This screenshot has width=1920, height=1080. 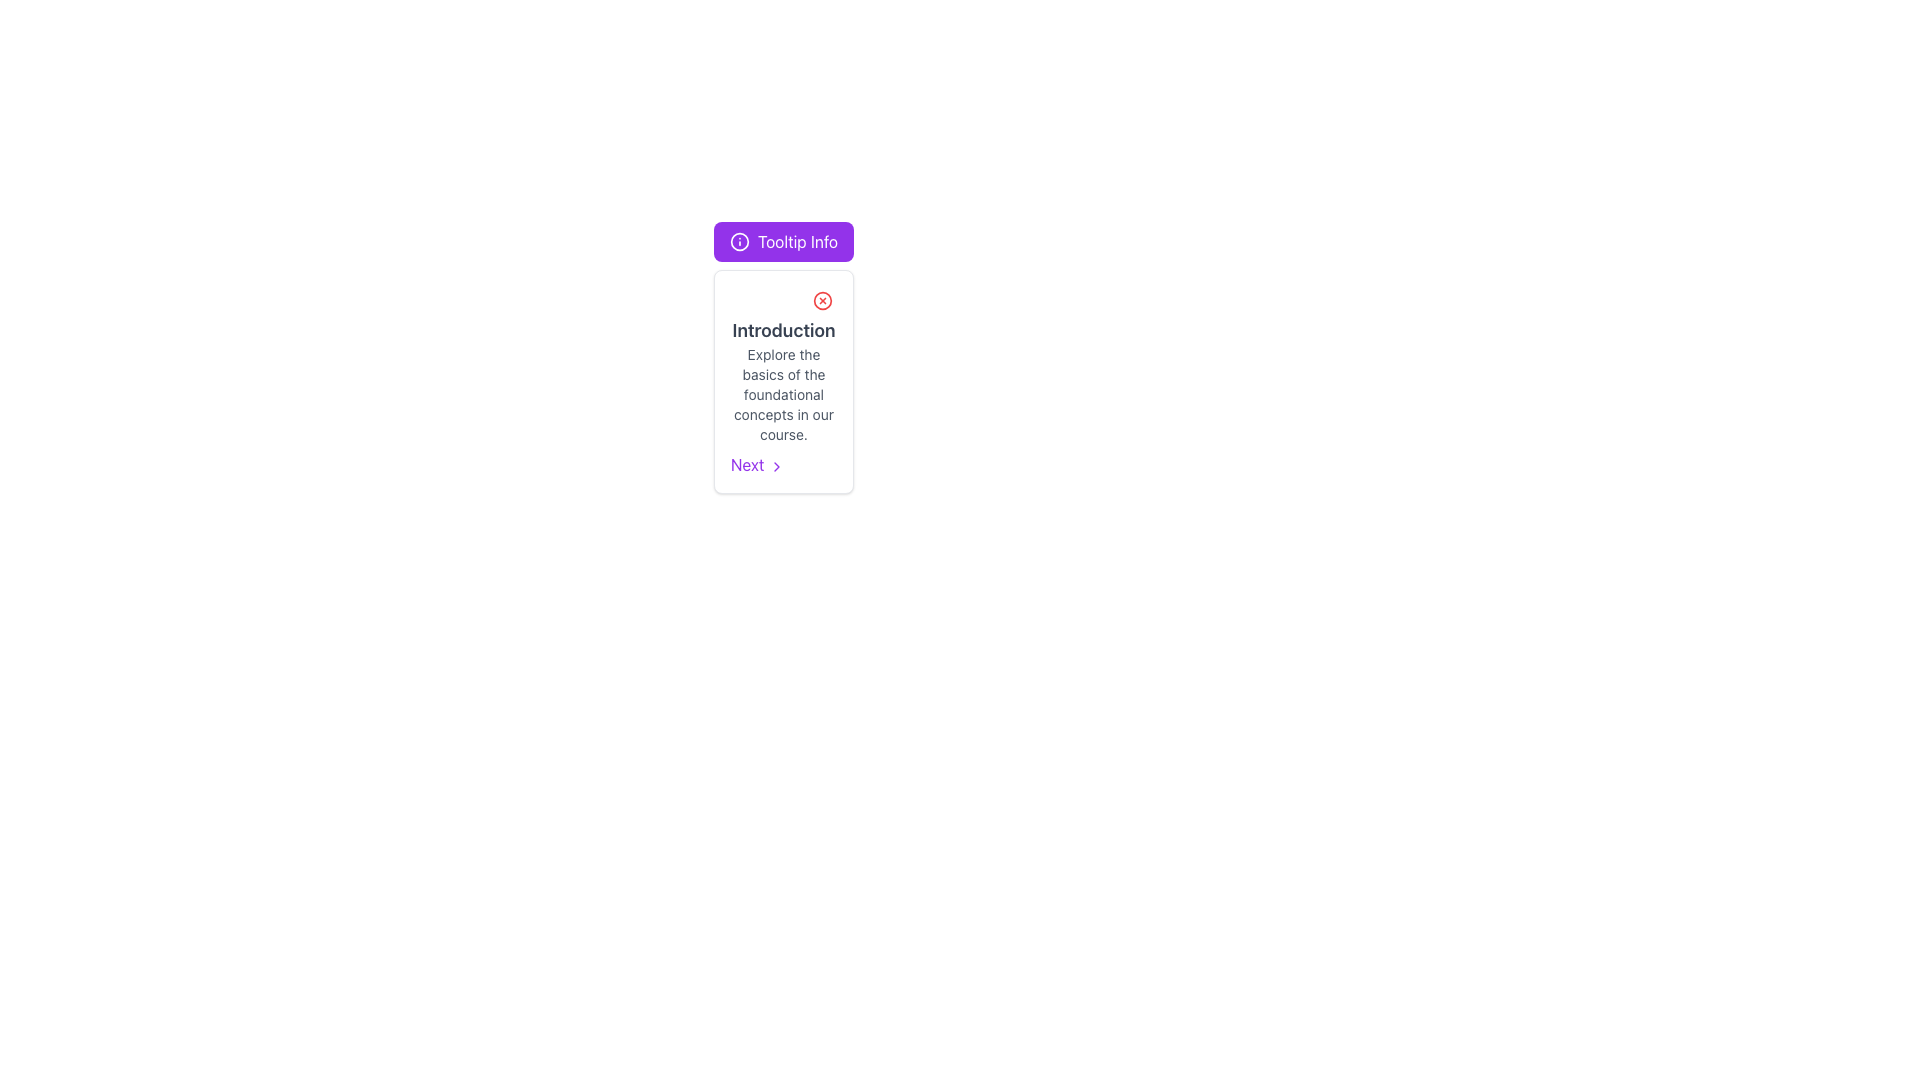 What do you see at coordinates (782, 381) in the screenshot?
I see `the text block containing the title 'Introduction' and description in the tooltip component` at bounding box center [782, 381].